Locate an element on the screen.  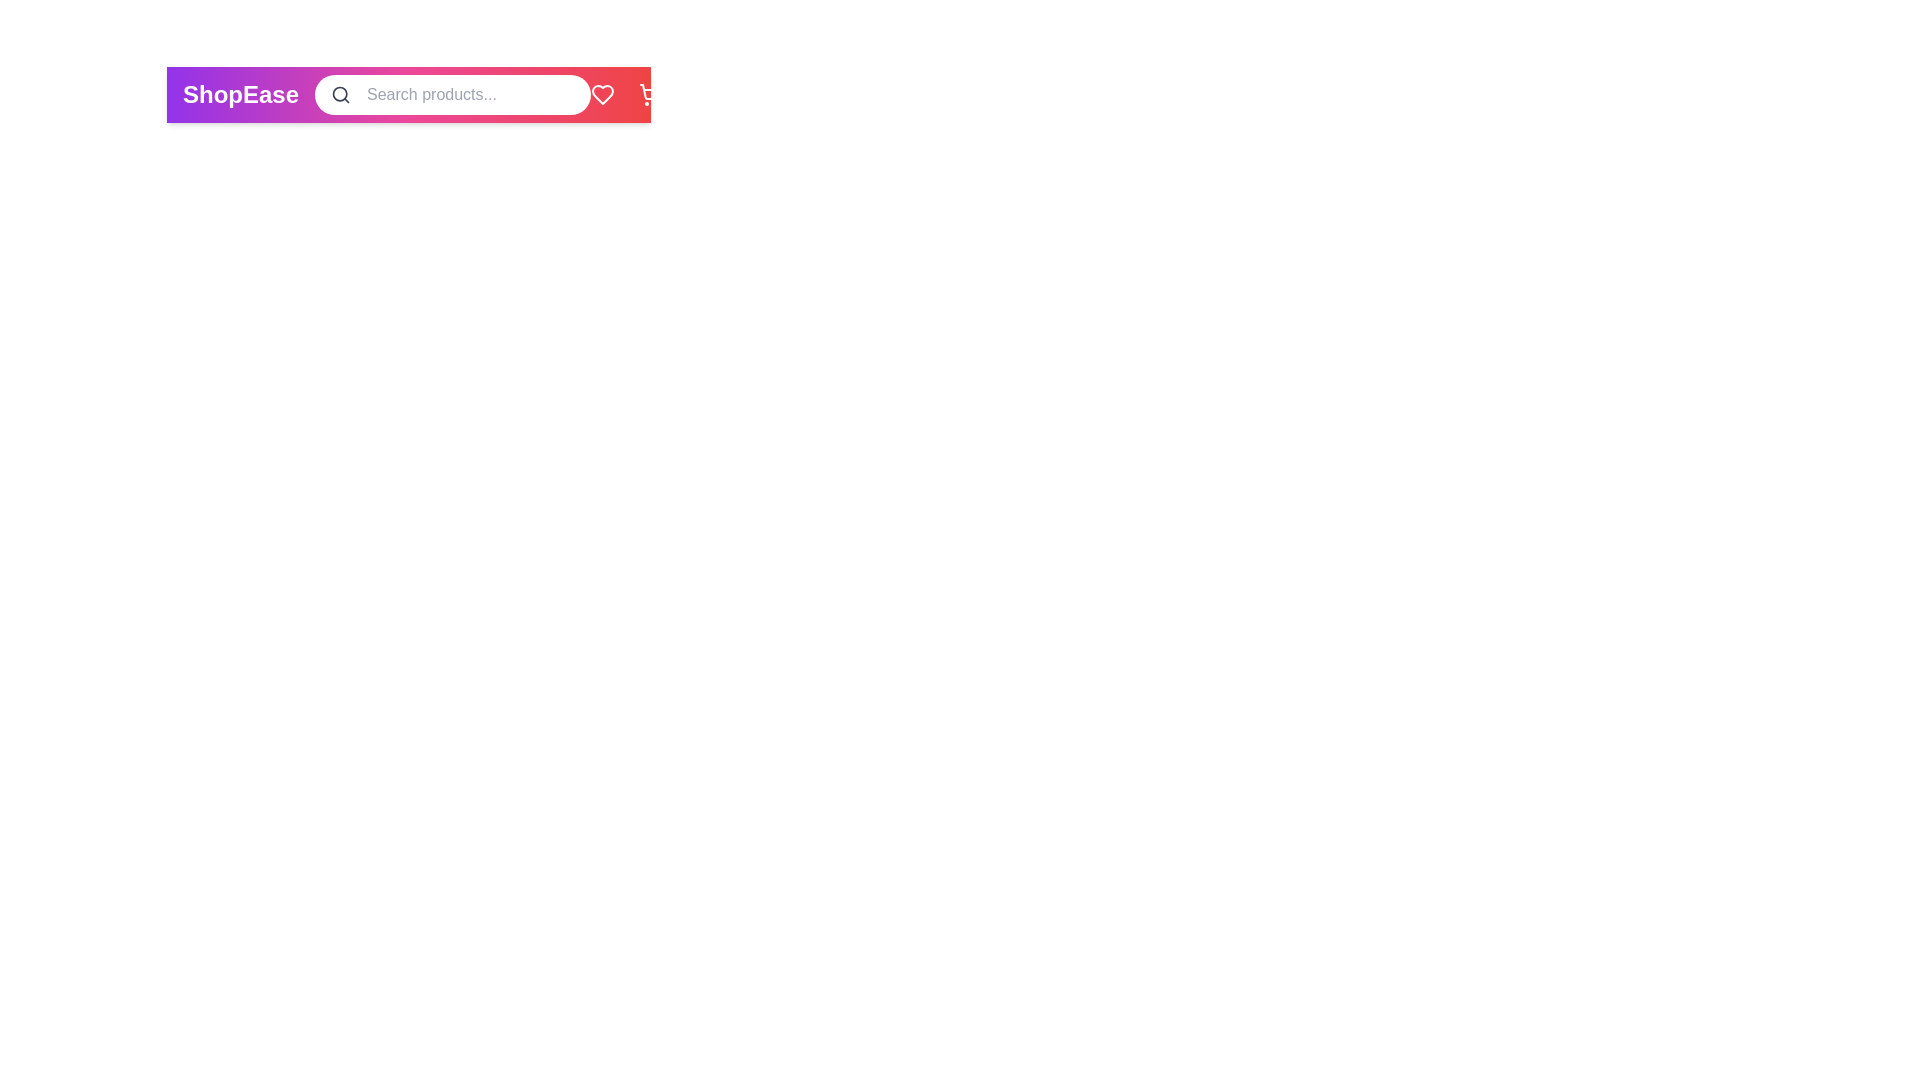
the shopping cart icon to view the cart is located at coordinates (651, 95).